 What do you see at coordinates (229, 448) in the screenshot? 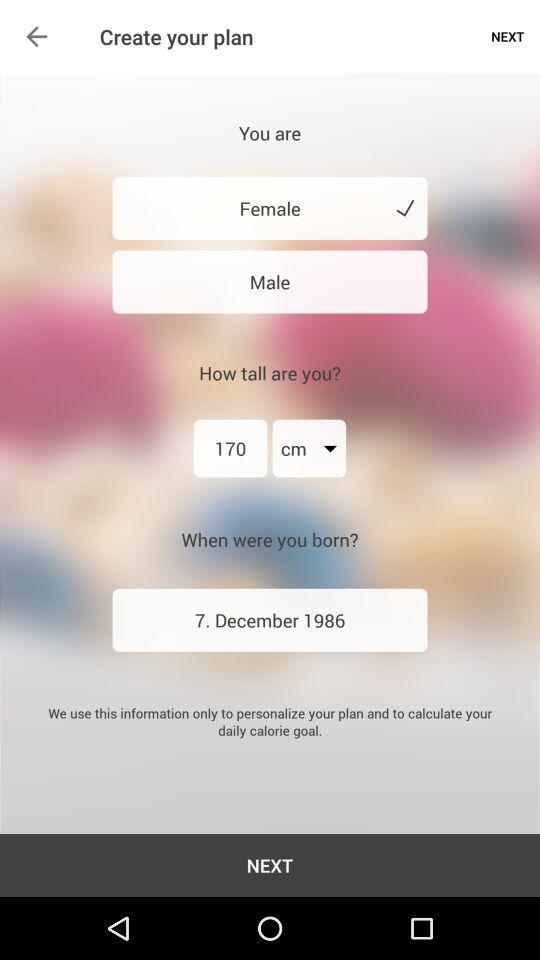
I see `item below how tall are icon` at bounding box center [229, 448].